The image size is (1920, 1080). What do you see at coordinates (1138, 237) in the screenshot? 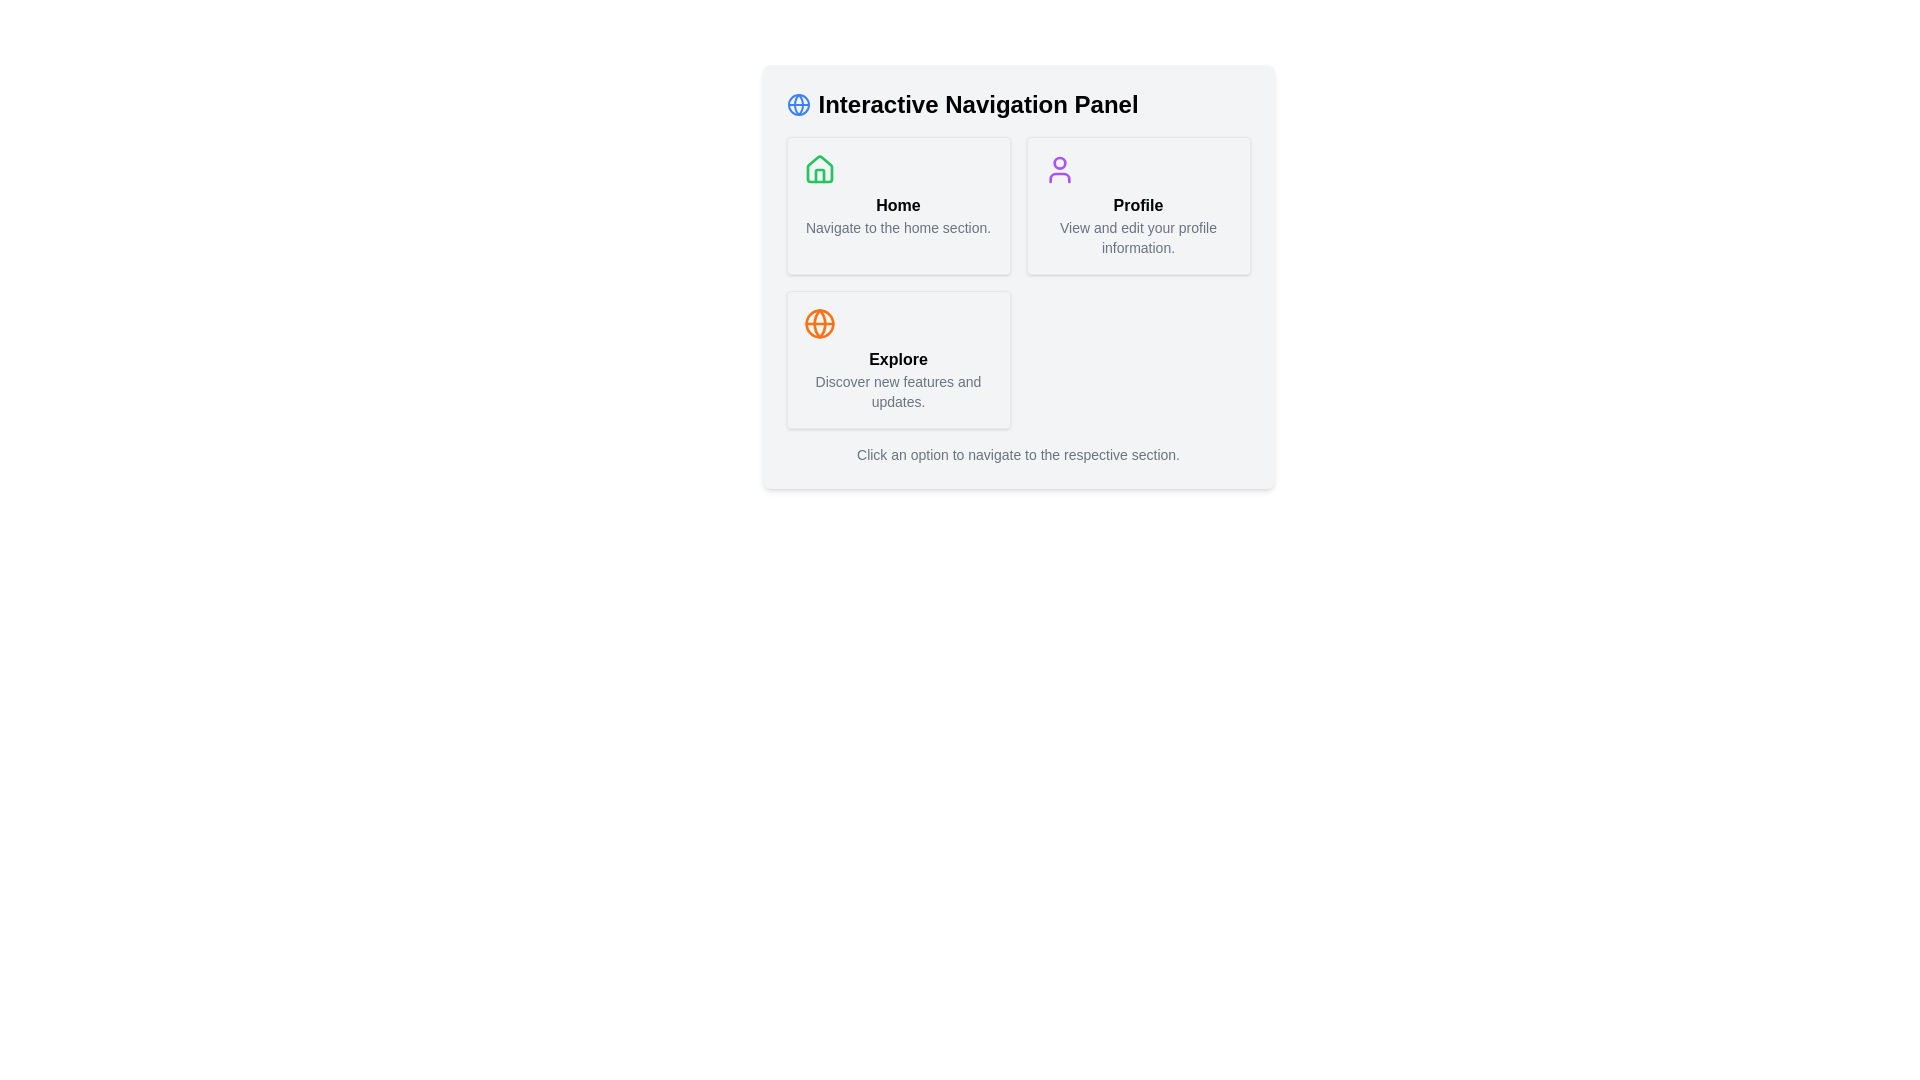
I see `the descriptive subtitle or hint located in the lower section of the 'Profile' card, positioned directly below the 'Profile' heading` at bounding box center [1138, 237].